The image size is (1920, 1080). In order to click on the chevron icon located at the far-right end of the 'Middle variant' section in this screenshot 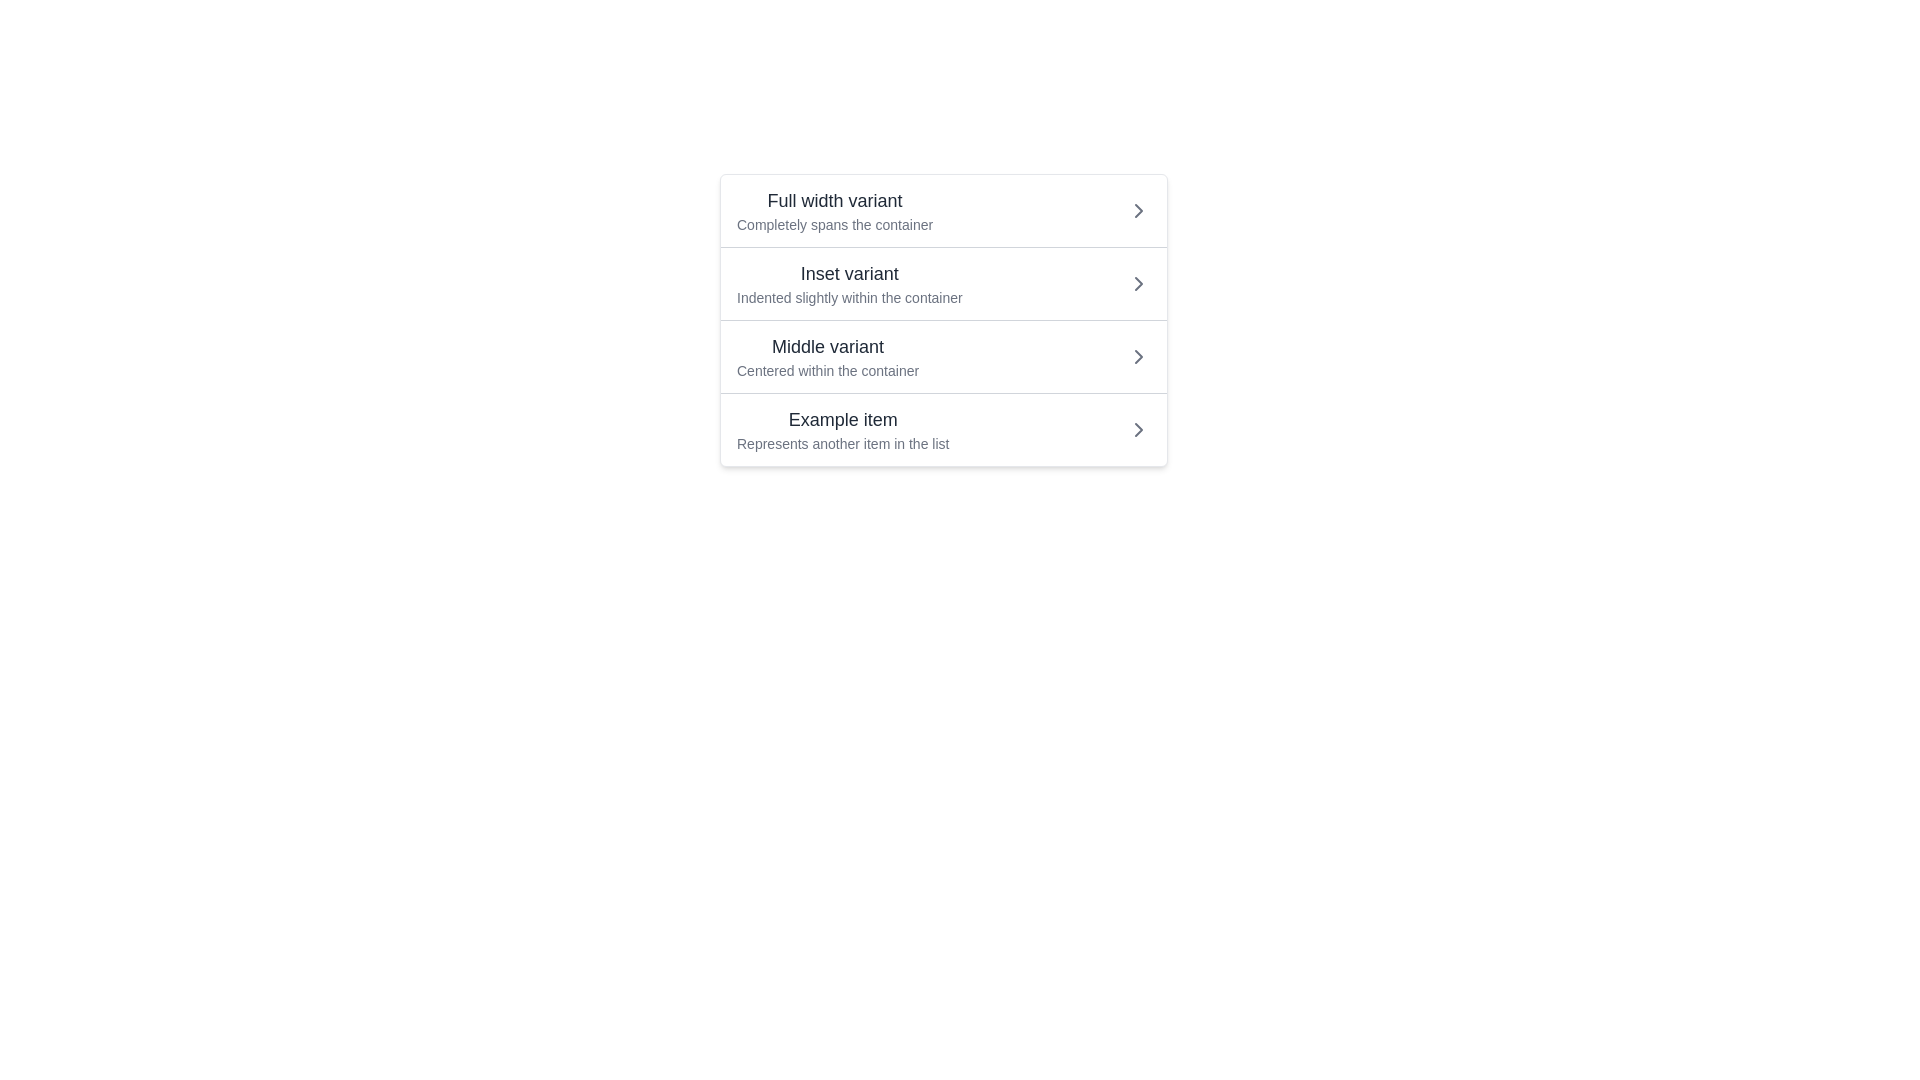, I will do `click(1138, 356)`.